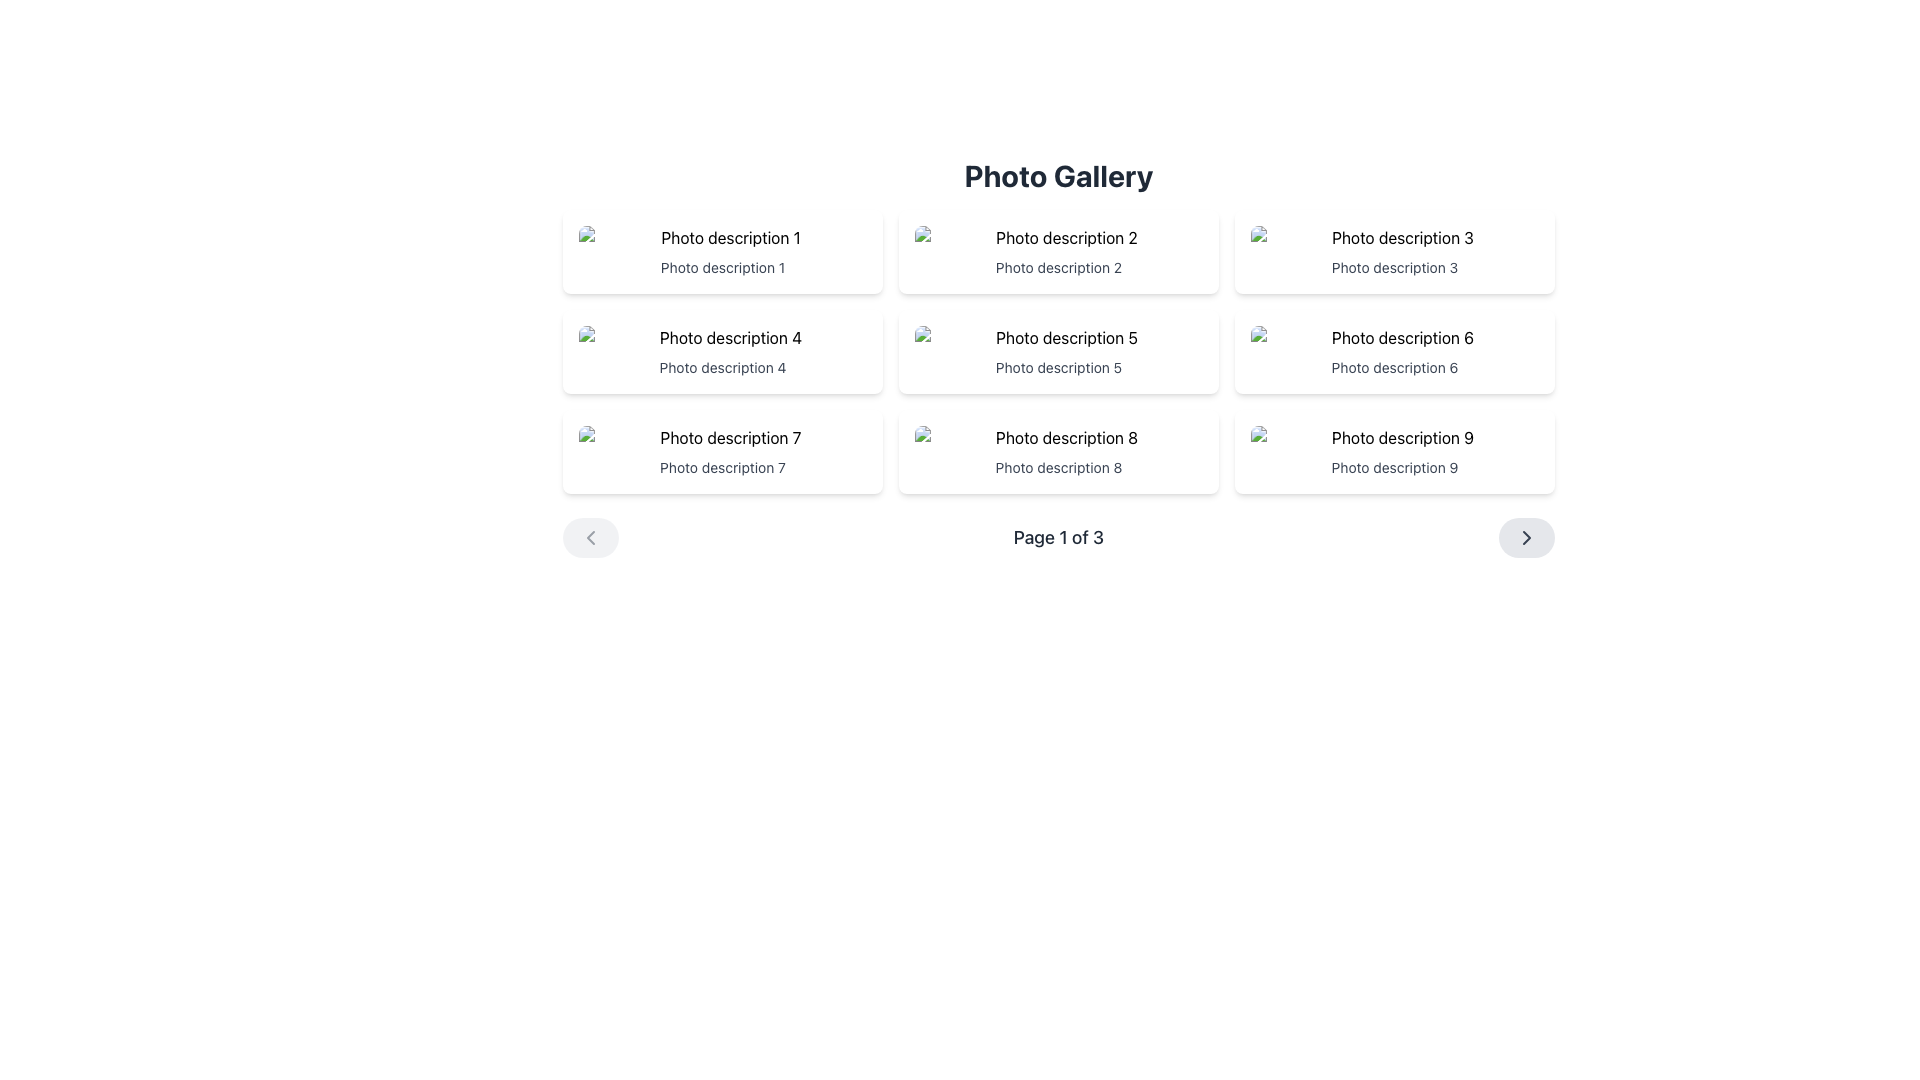 This screenshot has width=1920, height=1080. I want to click on the descriptive text label that provides additional information about the associated image above, located in the top row of a grid layout, directly below the first image placeholder in the second column, so click(1058, 266).